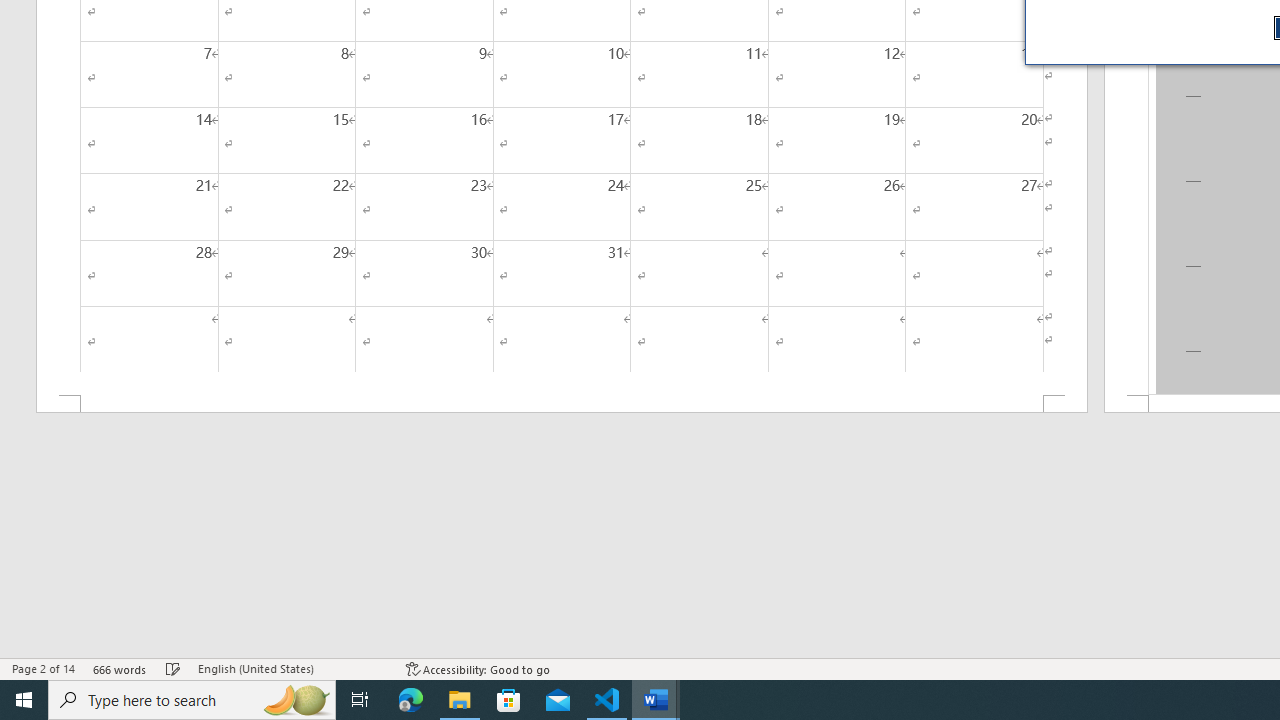 The image size is (1280, 720). I want to click on 'Microsoft Store', so click(509, 698).